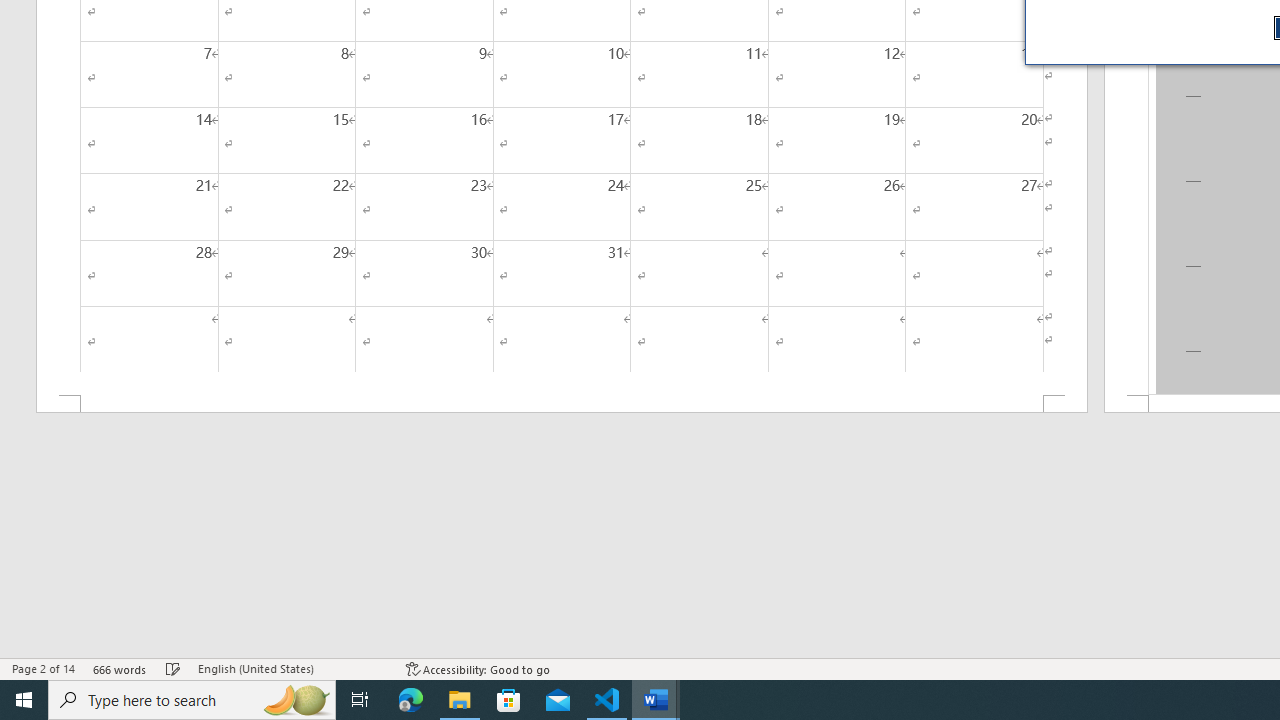 The image size is (1280, 720). I want to click on 'Microsoft Store', so click(509, 698).